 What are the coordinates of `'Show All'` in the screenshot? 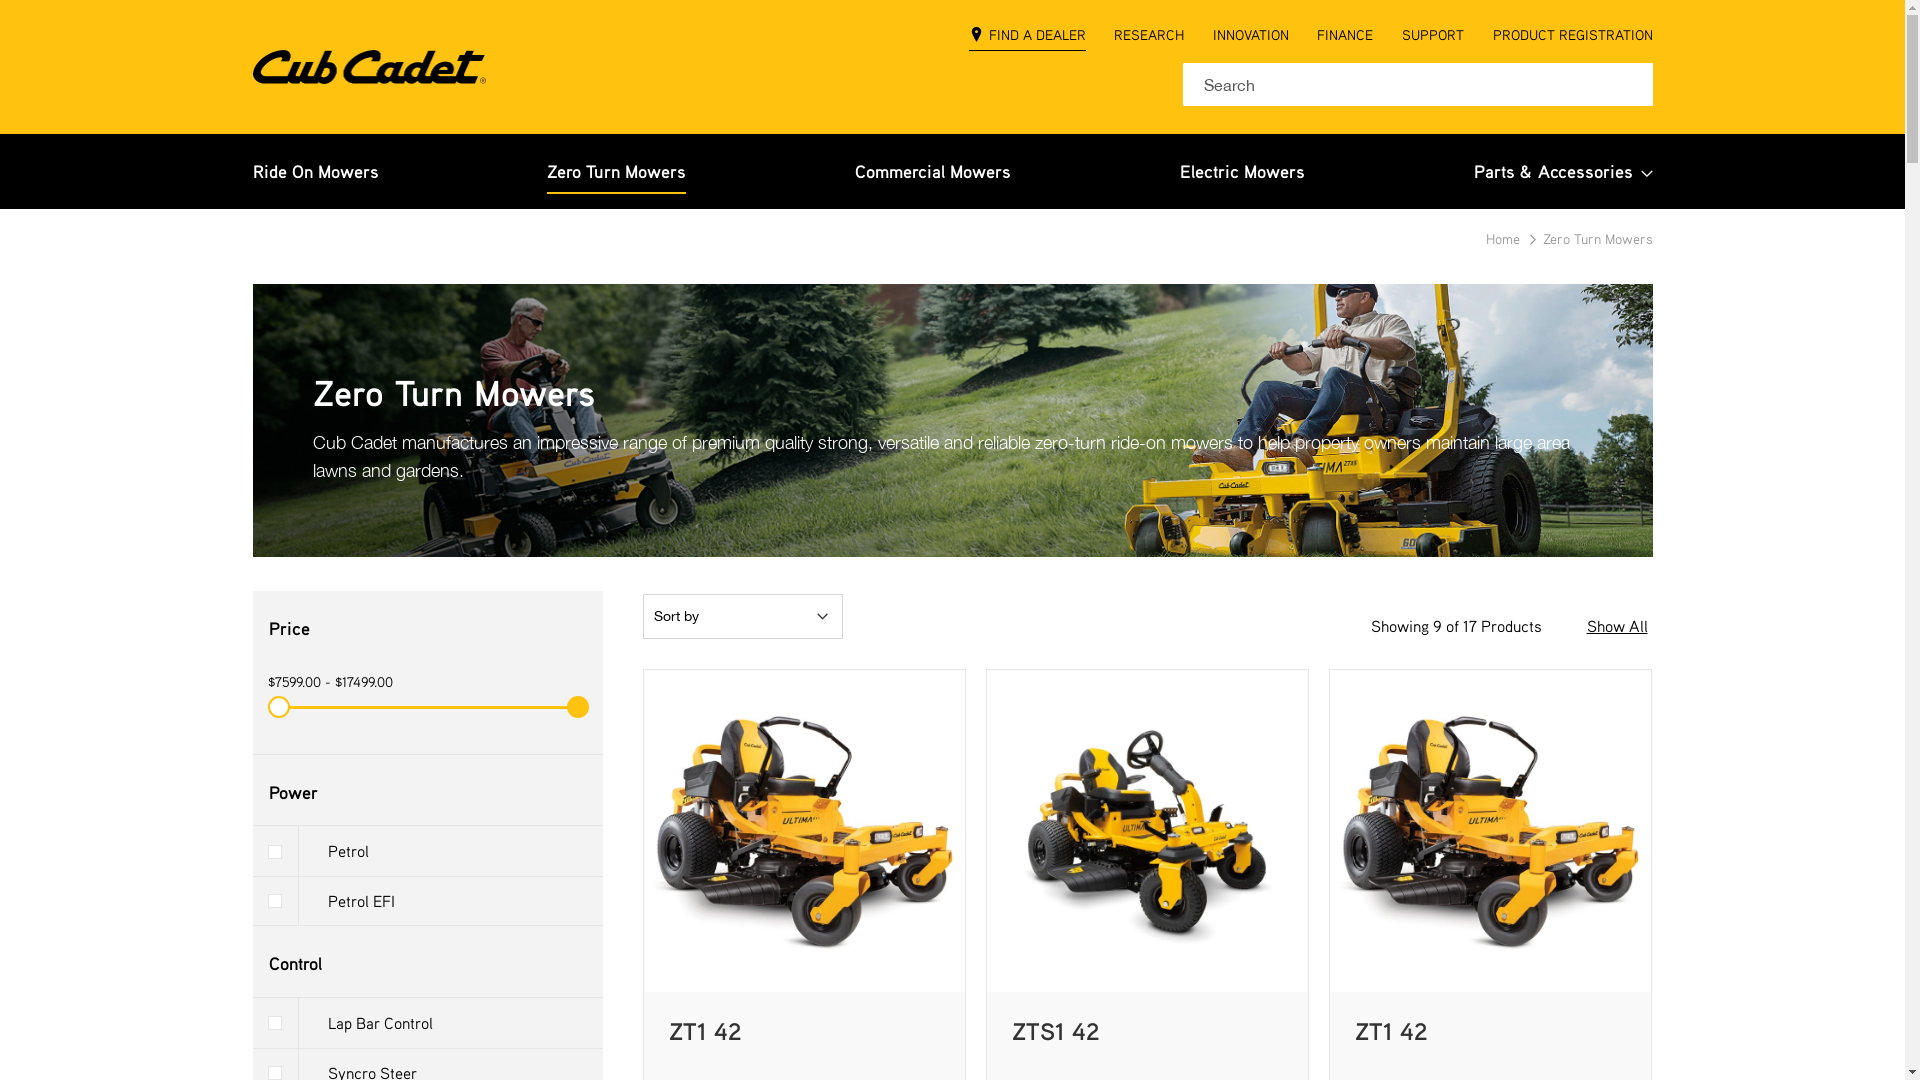 It's located at (1616, 625).